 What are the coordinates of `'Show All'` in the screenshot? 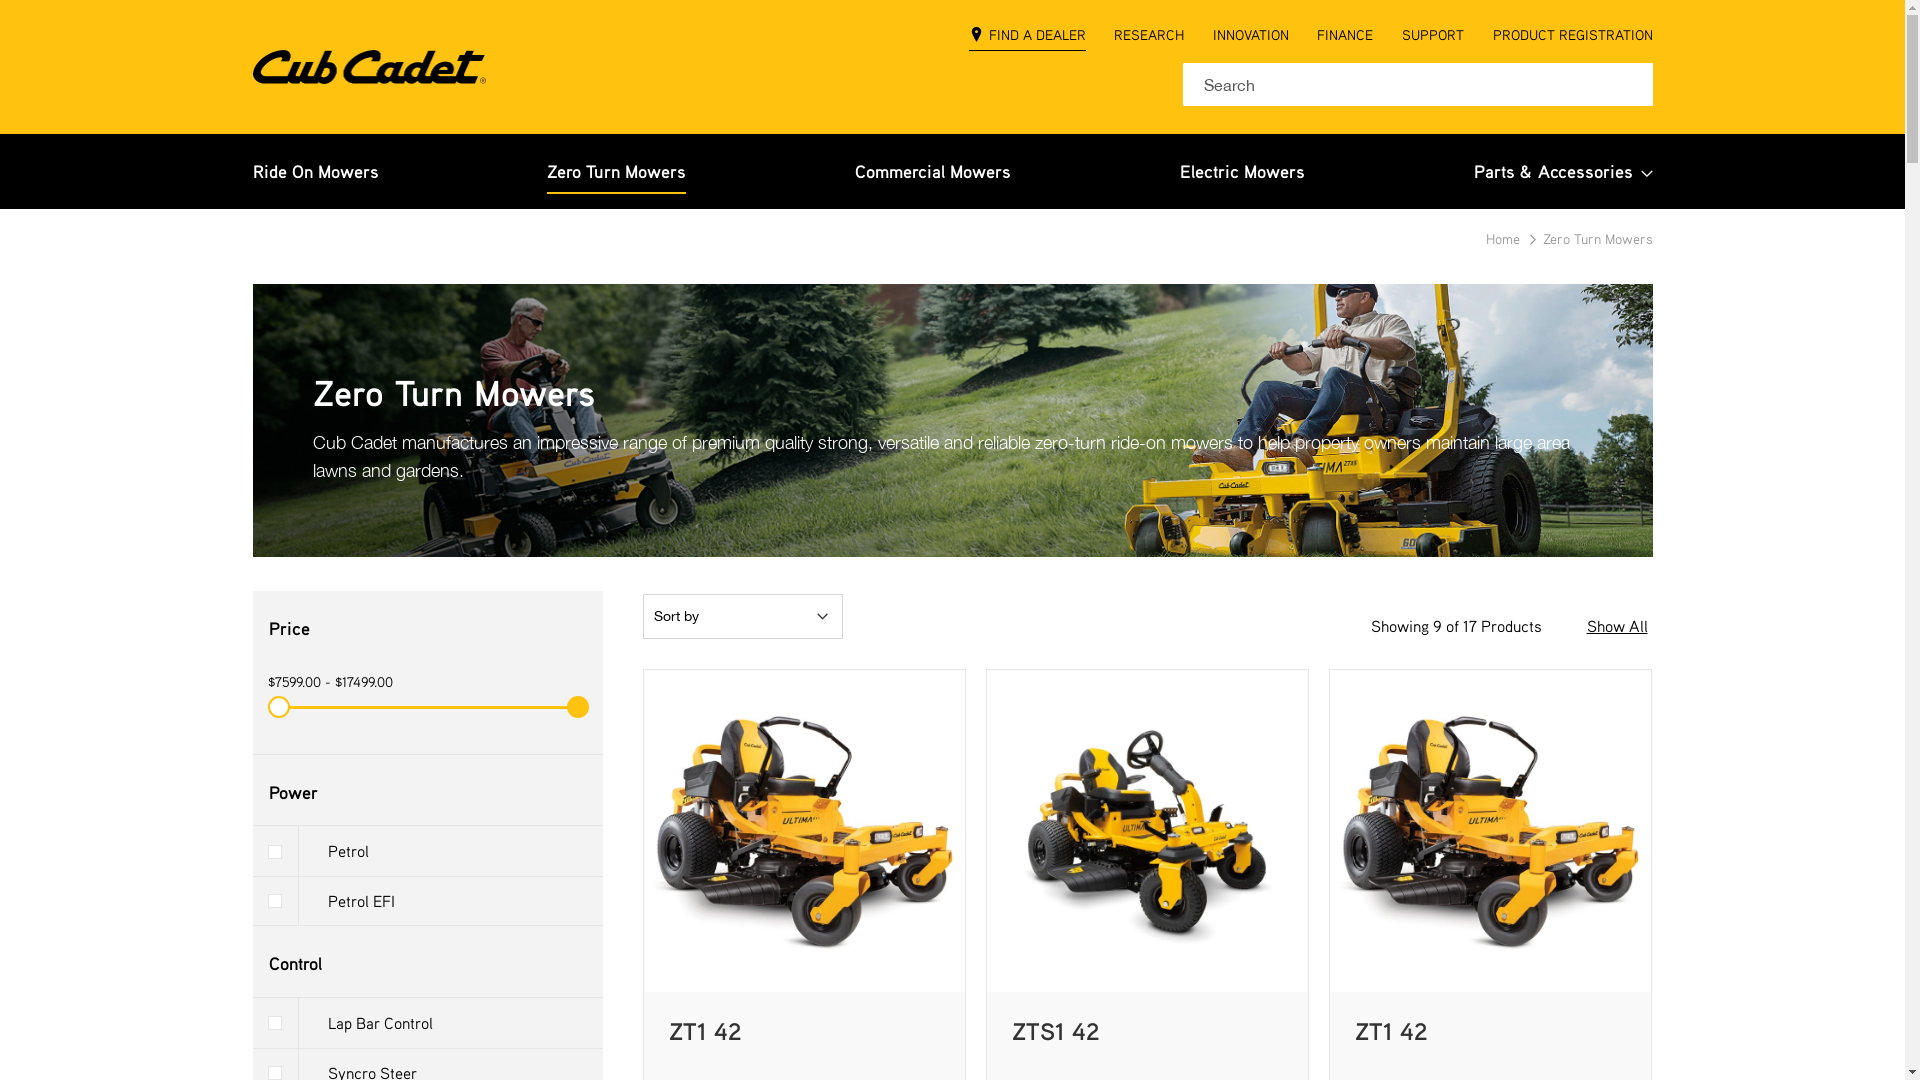 It's located at (1616, 625).